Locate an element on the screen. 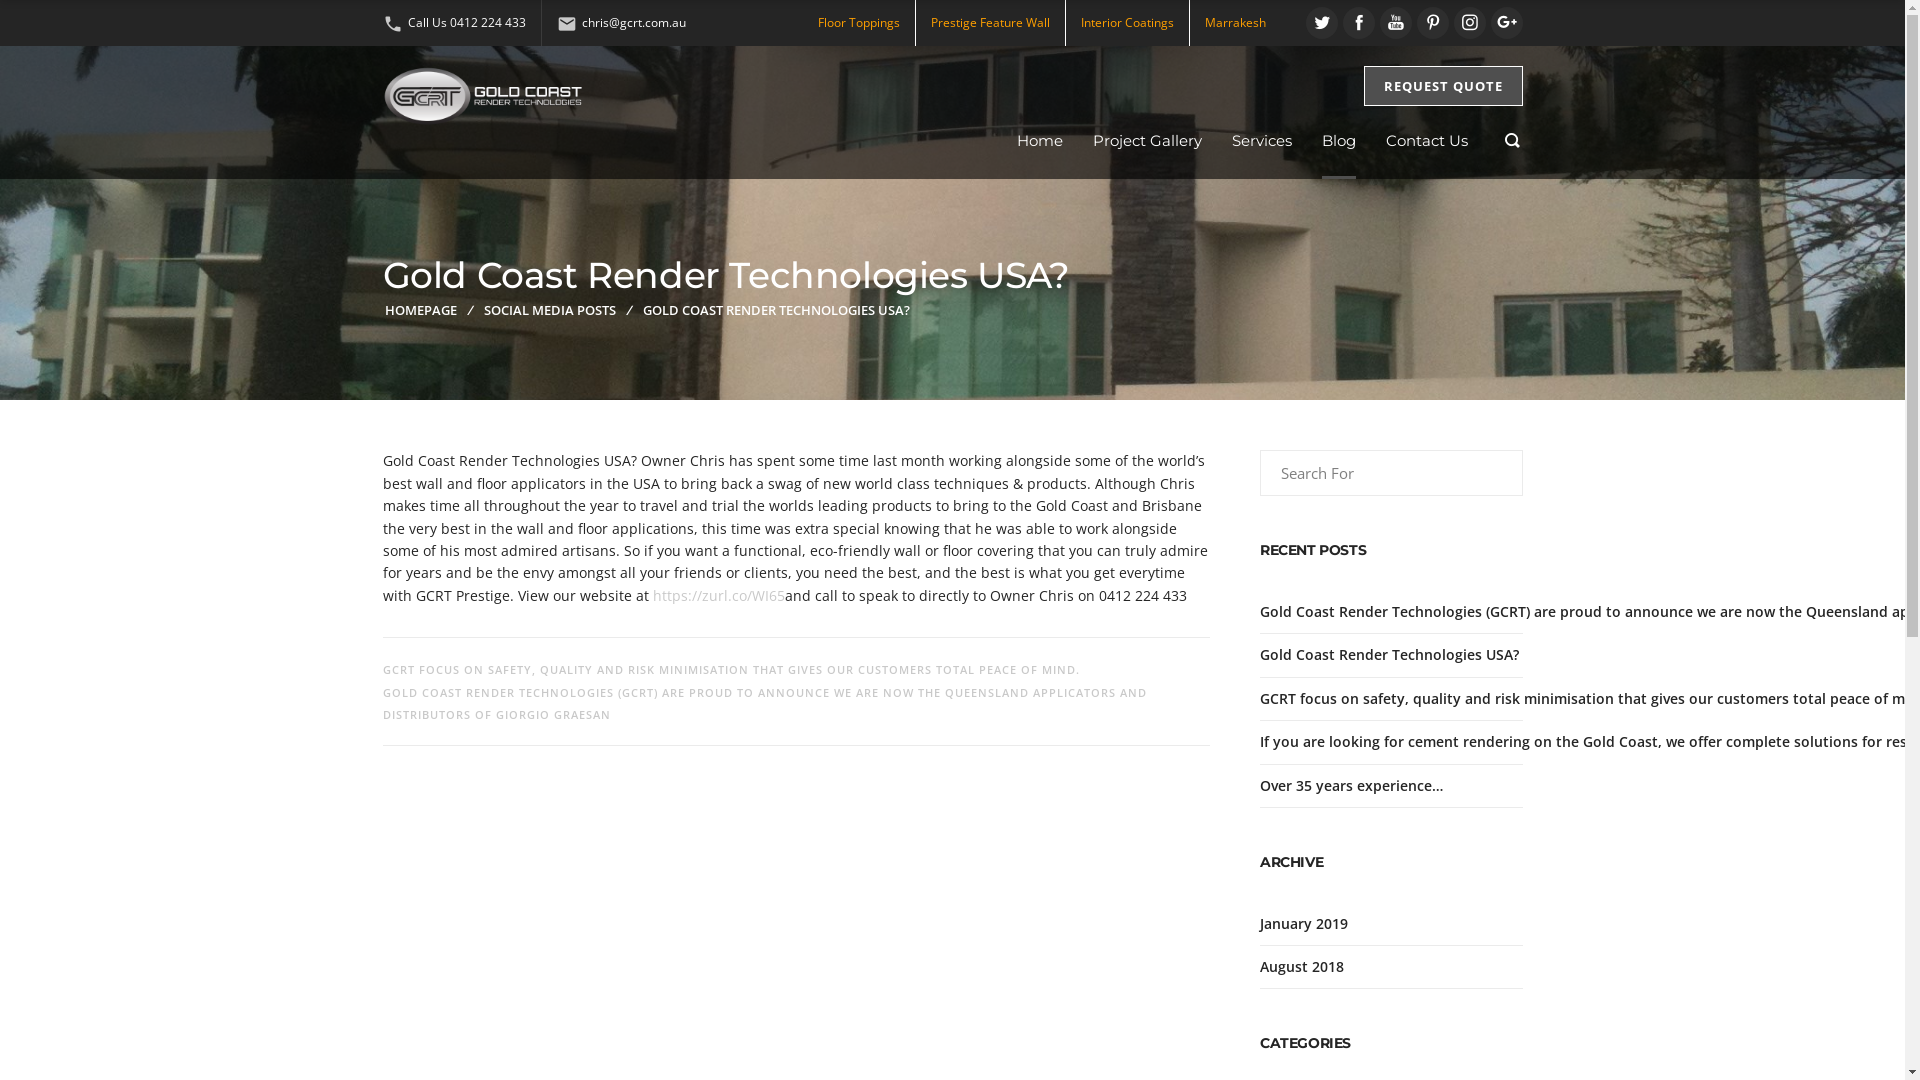 The height and width of the screenshot is (1080, 1920). 'Blog' is located at coordinates (1339, 141).